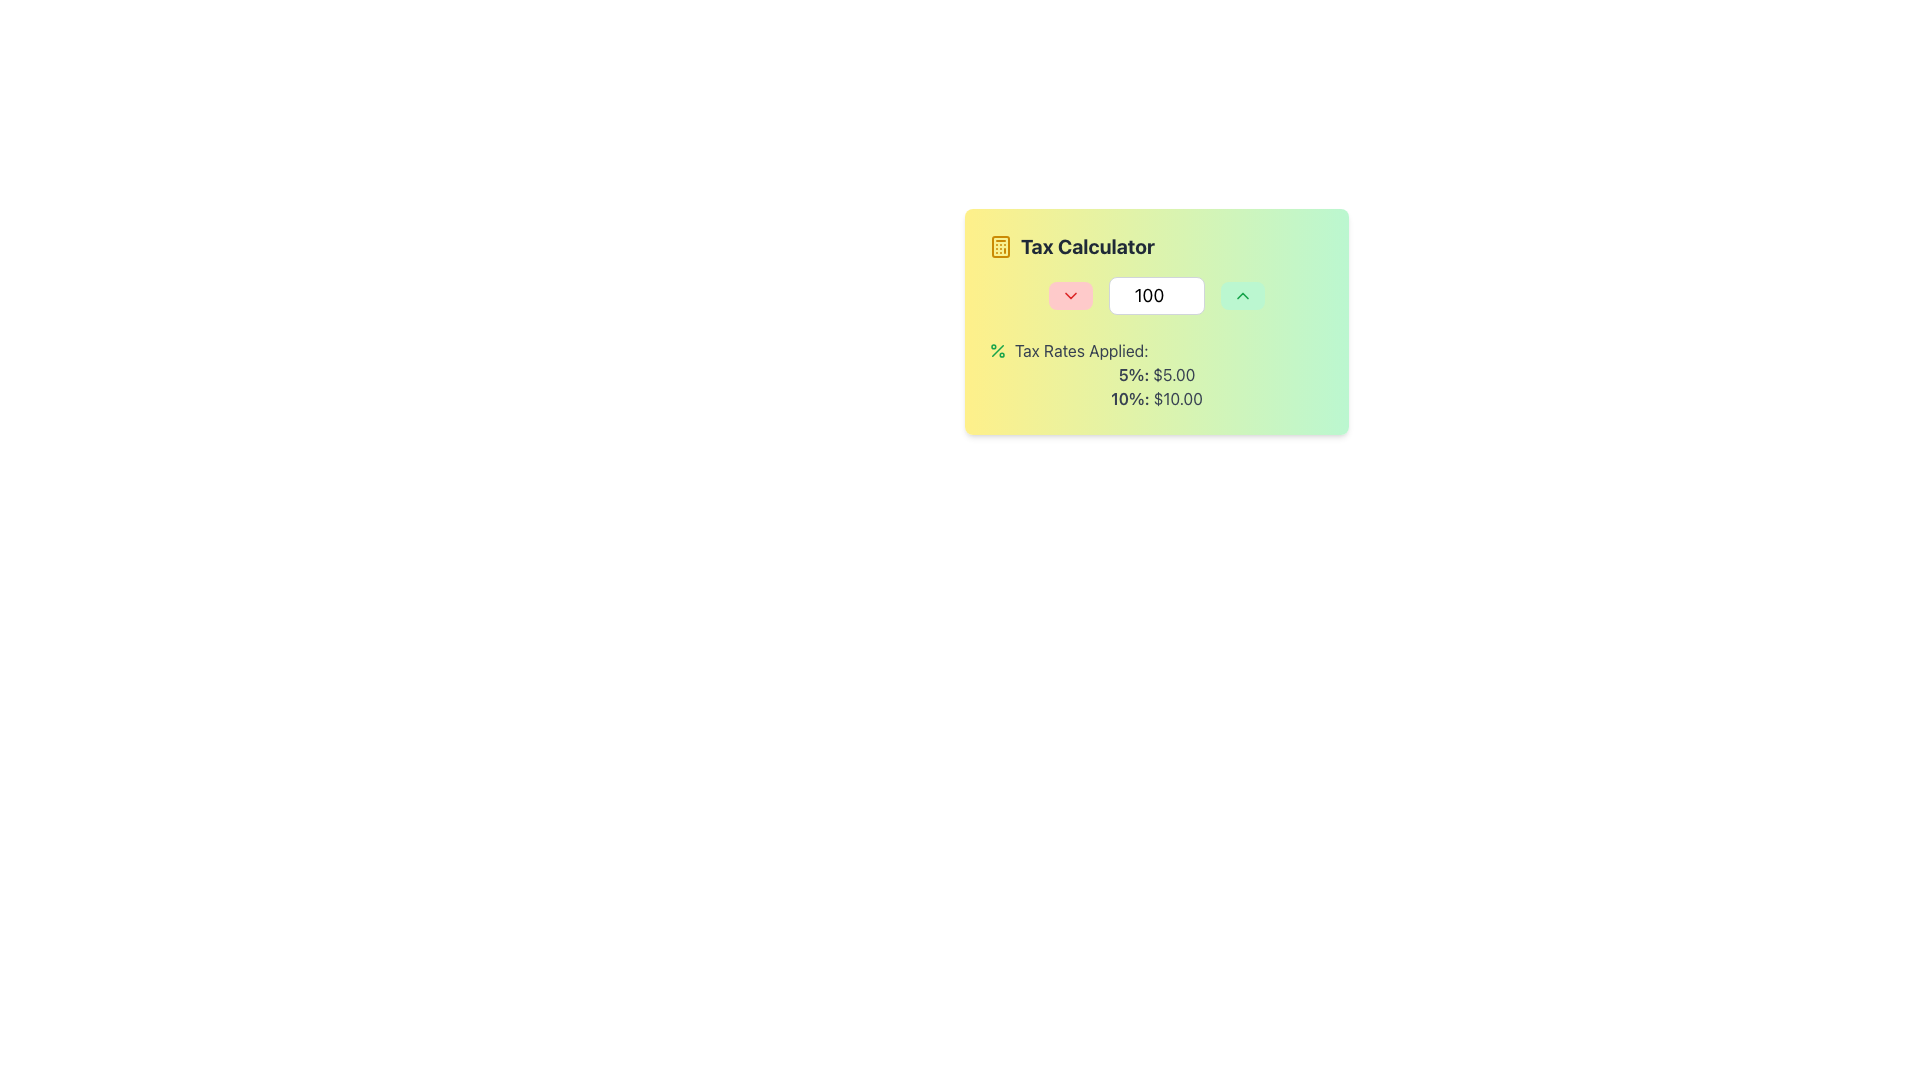 This screenshot has width=1920, height=1080. Describe the element at coordinates (1132, 398) in the screenshot. I see `the text label that denotes a tax rate of 10% in the tax calculation UI, which is part of the line '10%: $10.00' under the 'Tax Rates Applied' section` at that location.